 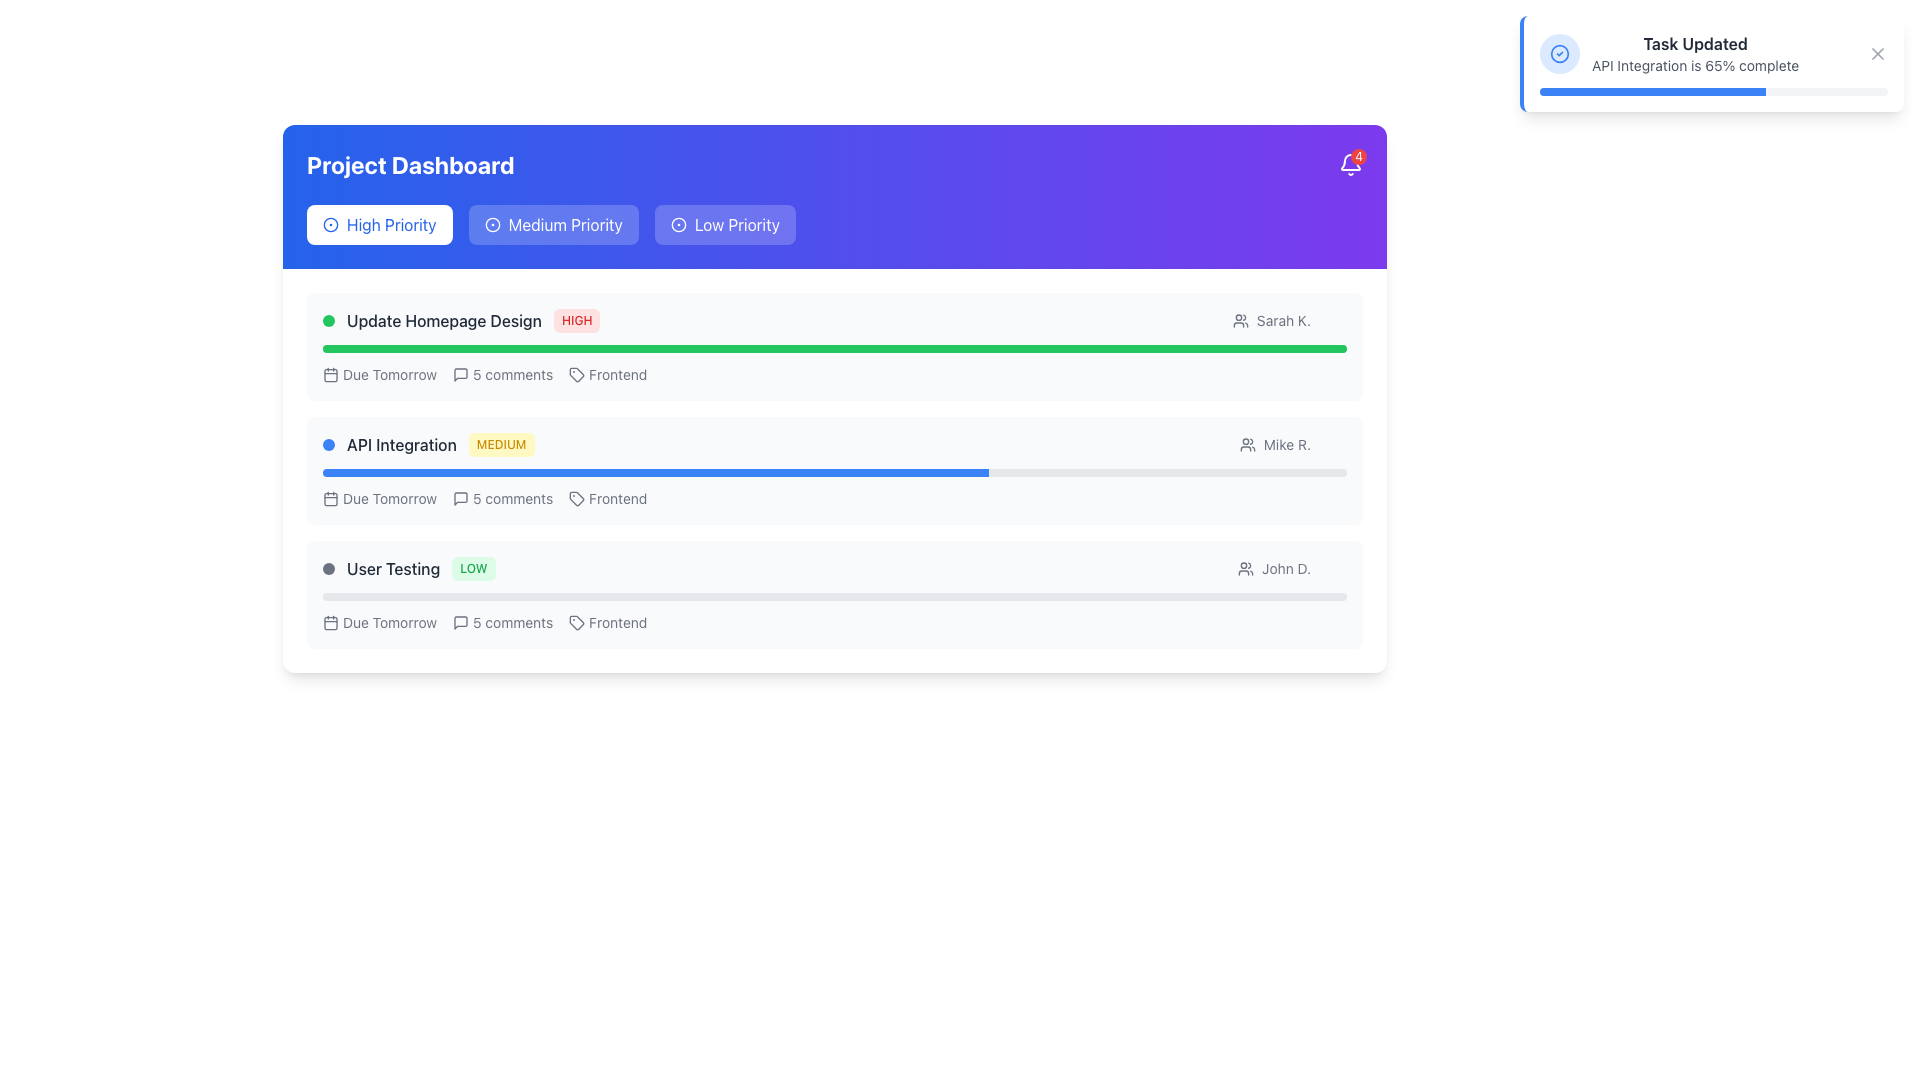 What do you see at coordinates (576, 622) in the screenshot?
I see `the tag icon located to the left of the word 'Frontend' in the footer of the 'API Integration' task section` at bounding box center [576, 622].